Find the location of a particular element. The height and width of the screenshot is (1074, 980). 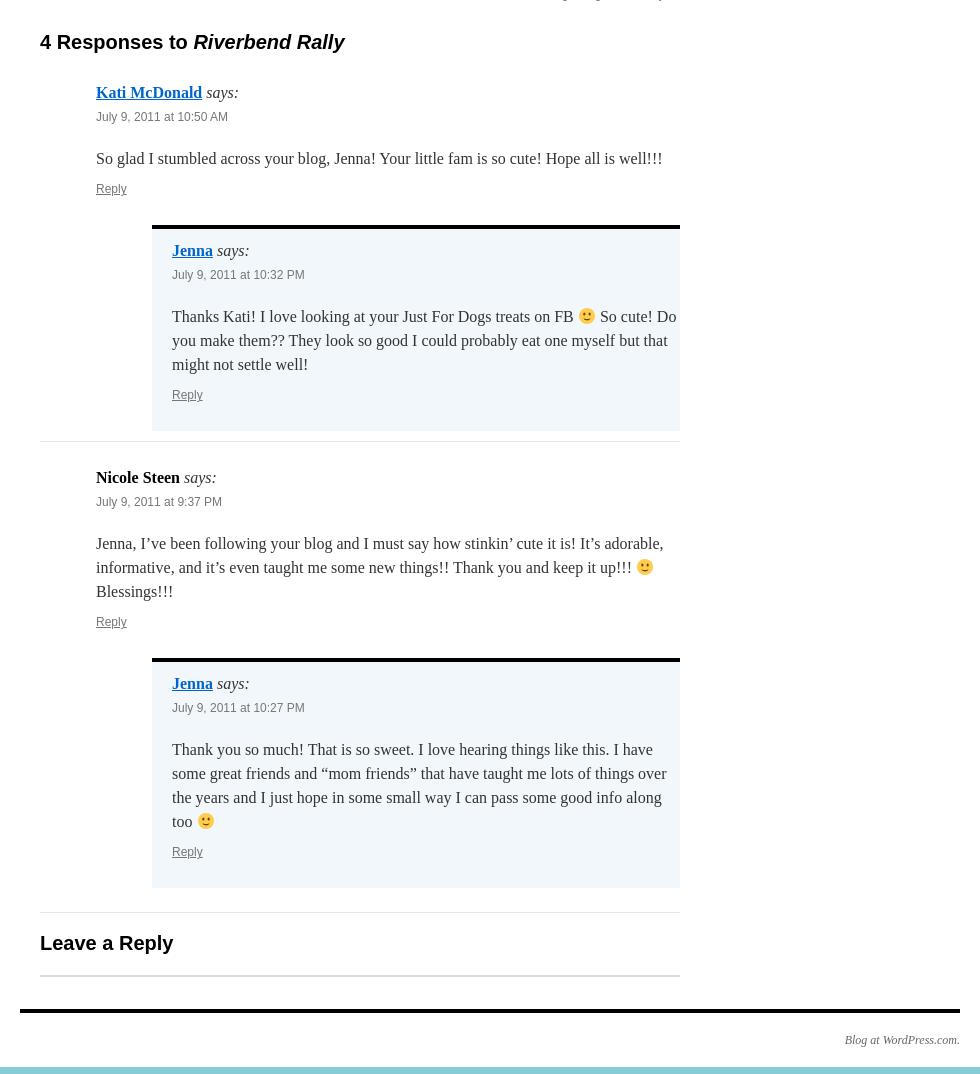

'Riverbend Rally' is located at coordinates (268, 40).